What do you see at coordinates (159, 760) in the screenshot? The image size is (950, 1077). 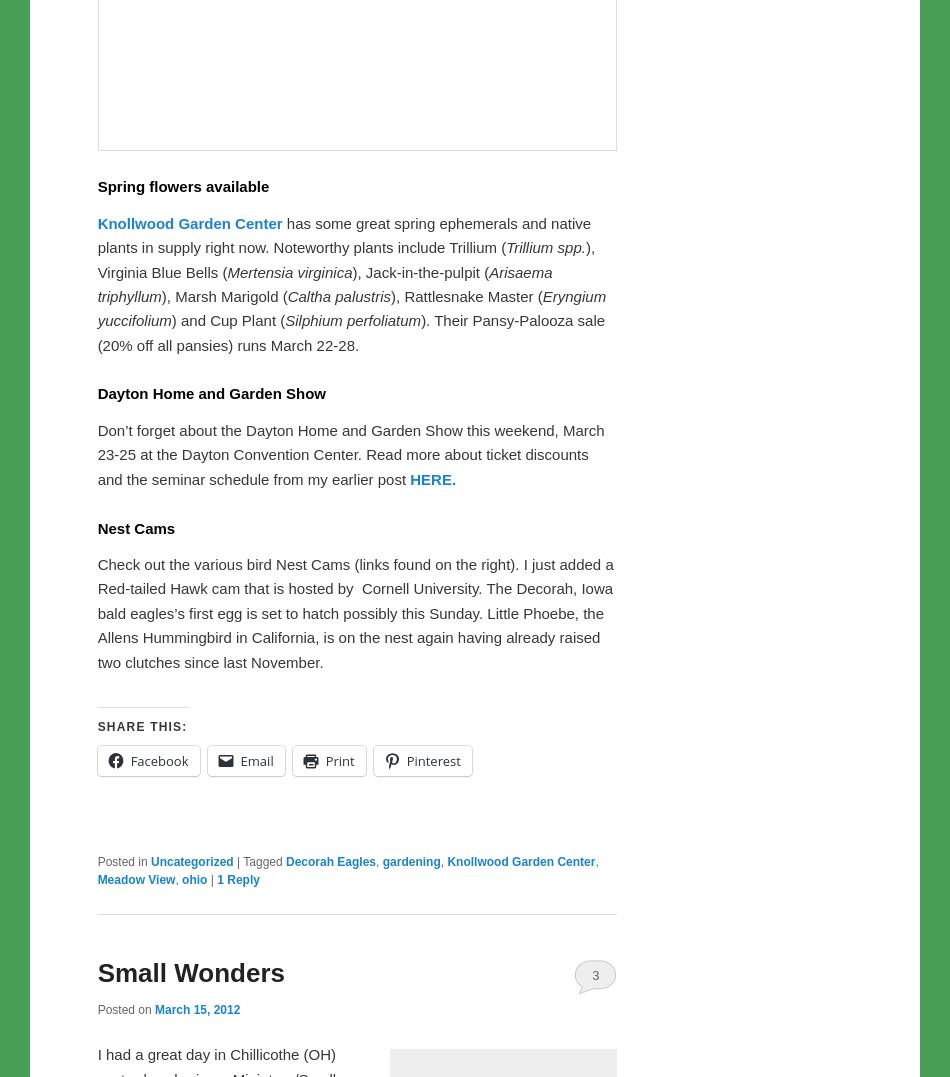 I see `'Facebook'` at bounding box center [159, 760].